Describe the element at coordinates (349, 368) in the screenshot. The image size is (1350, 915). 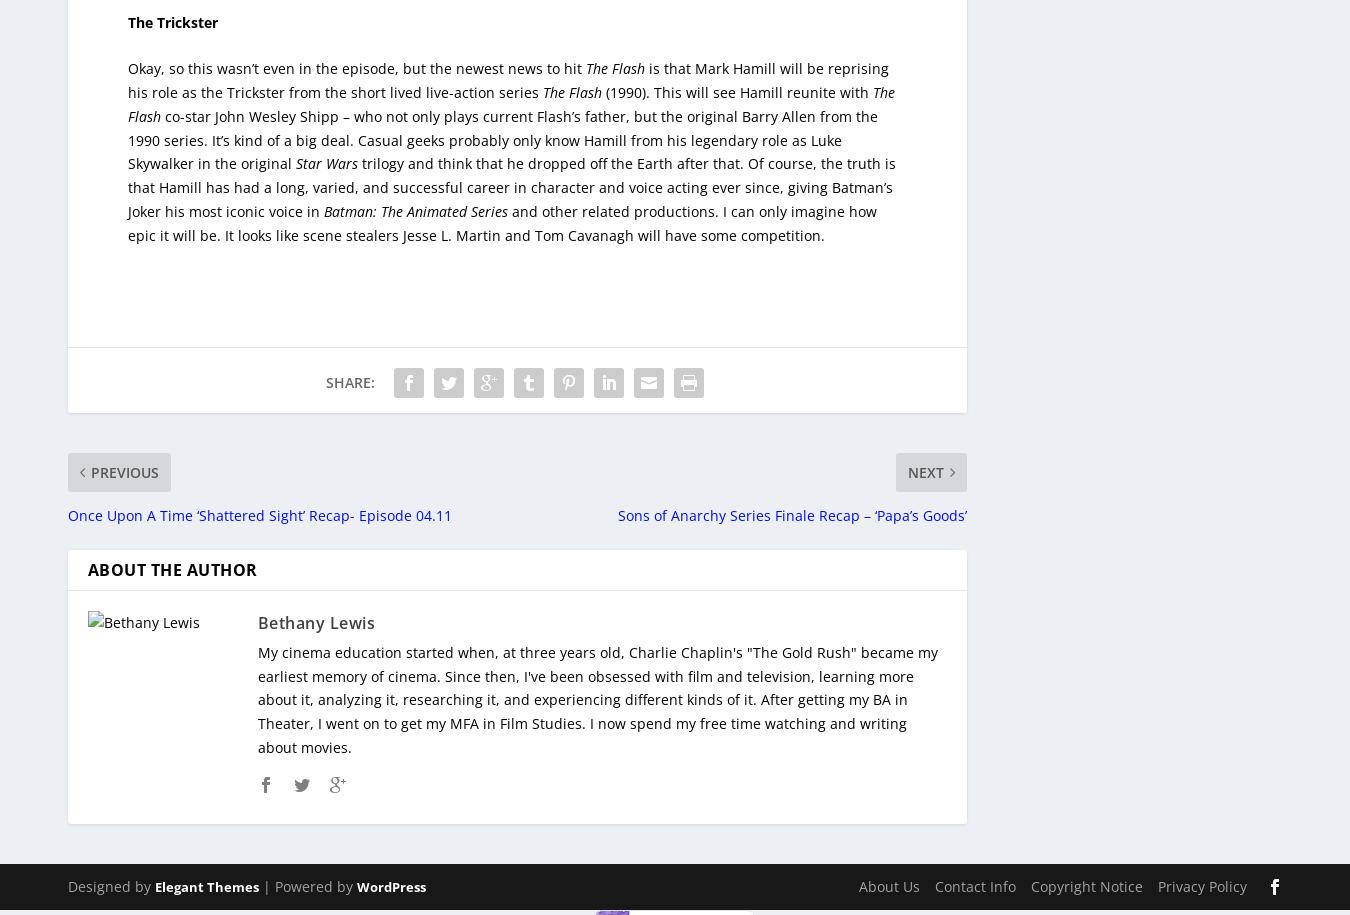
I see `'Share:'` at that location.